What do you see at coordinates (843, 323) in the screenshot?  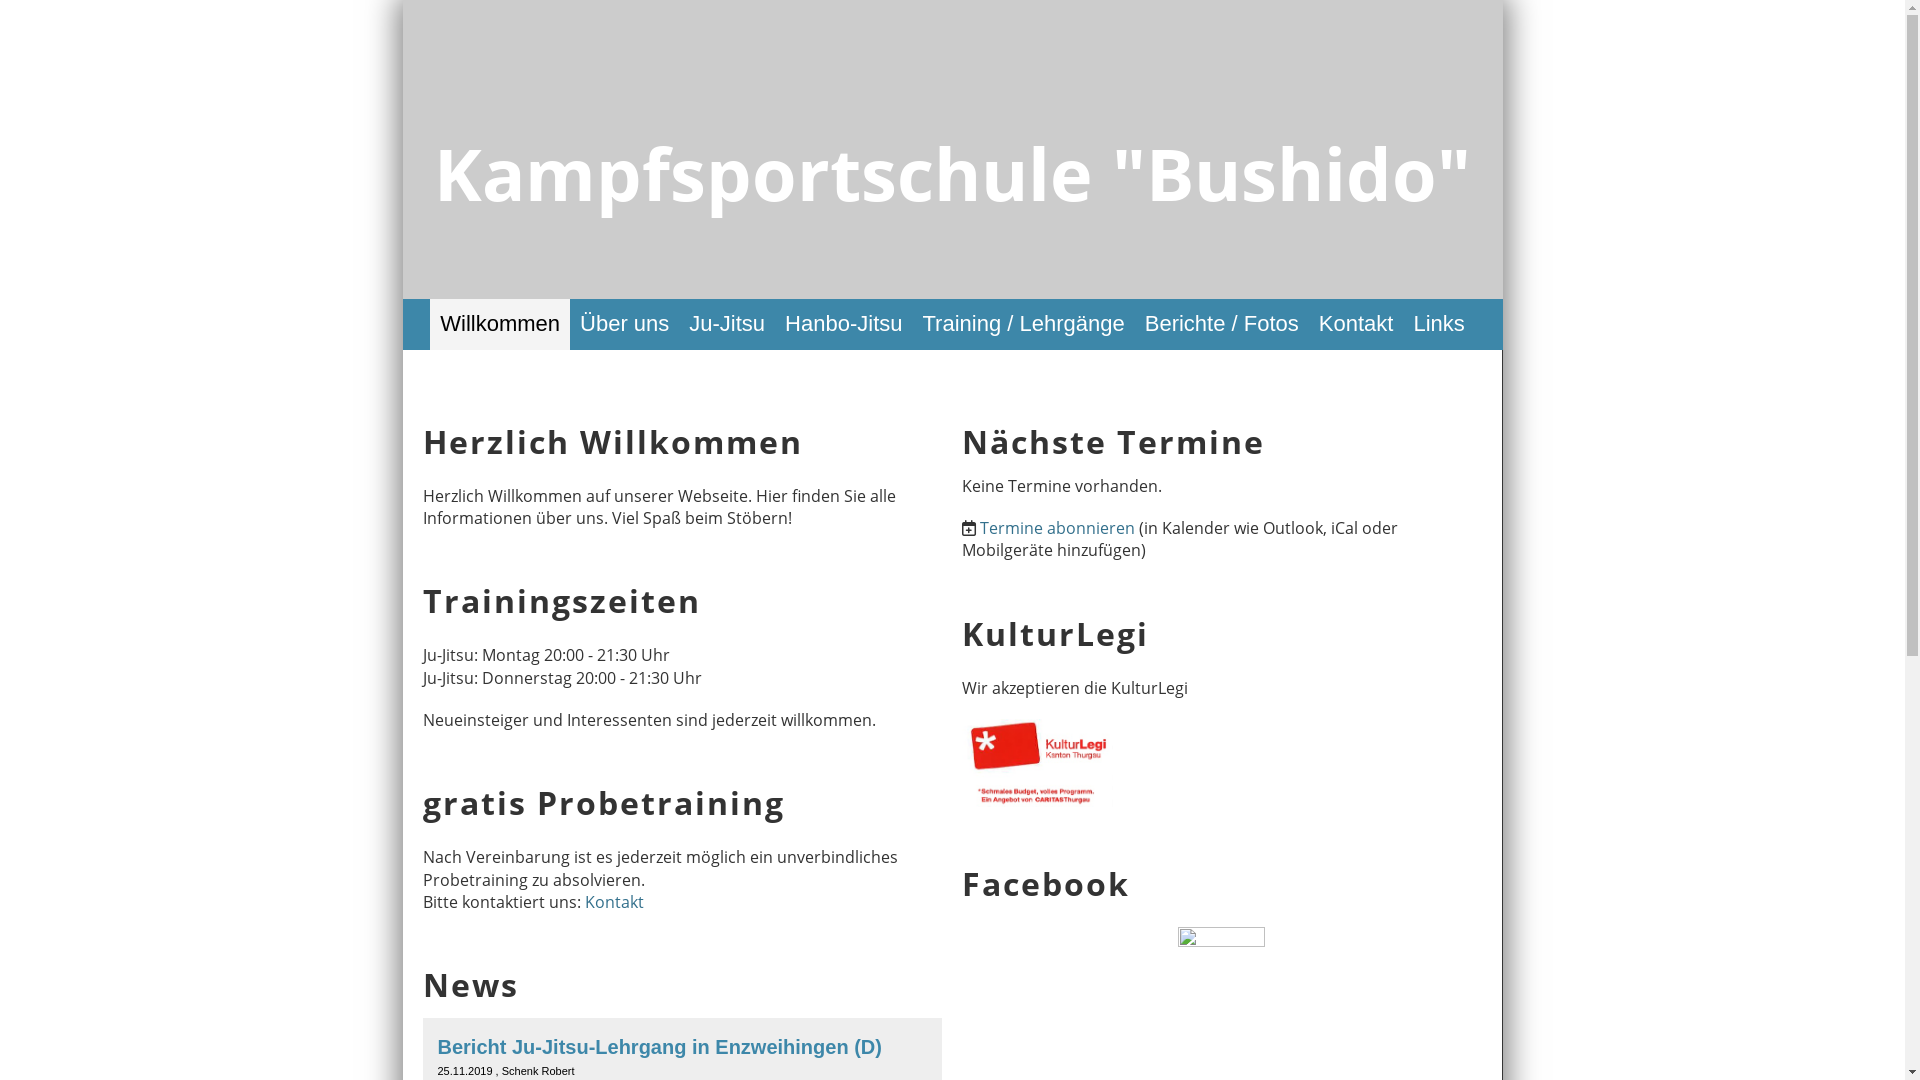 I see `'Hanbo-Jitsu'` at bounding box center [843, 323].